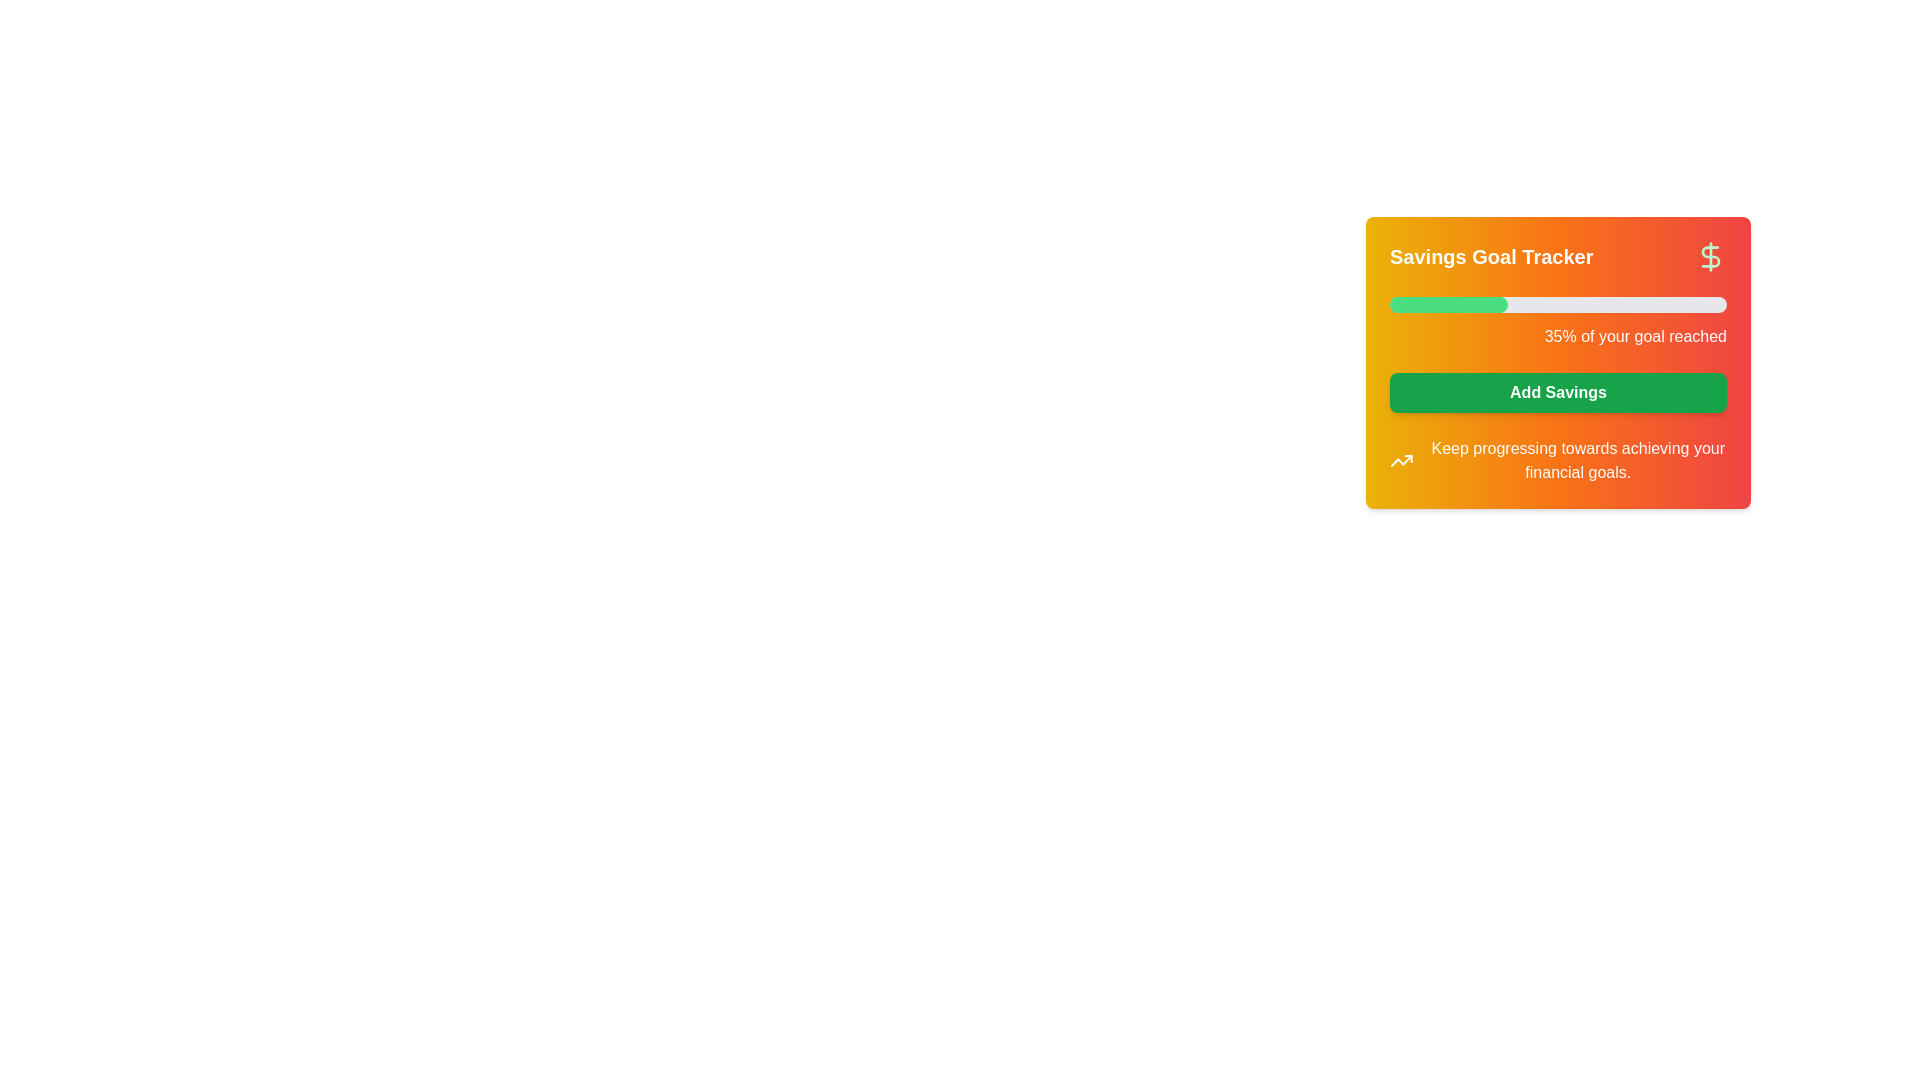 This screenshot has width=1920, height=1080. Describe the element at coordinates (1557, 256) in the screenshot. I see `the icon in the header section of the card component that indicates the purpose of tracking and managing savings goals to observe potential tooltips` at that location.